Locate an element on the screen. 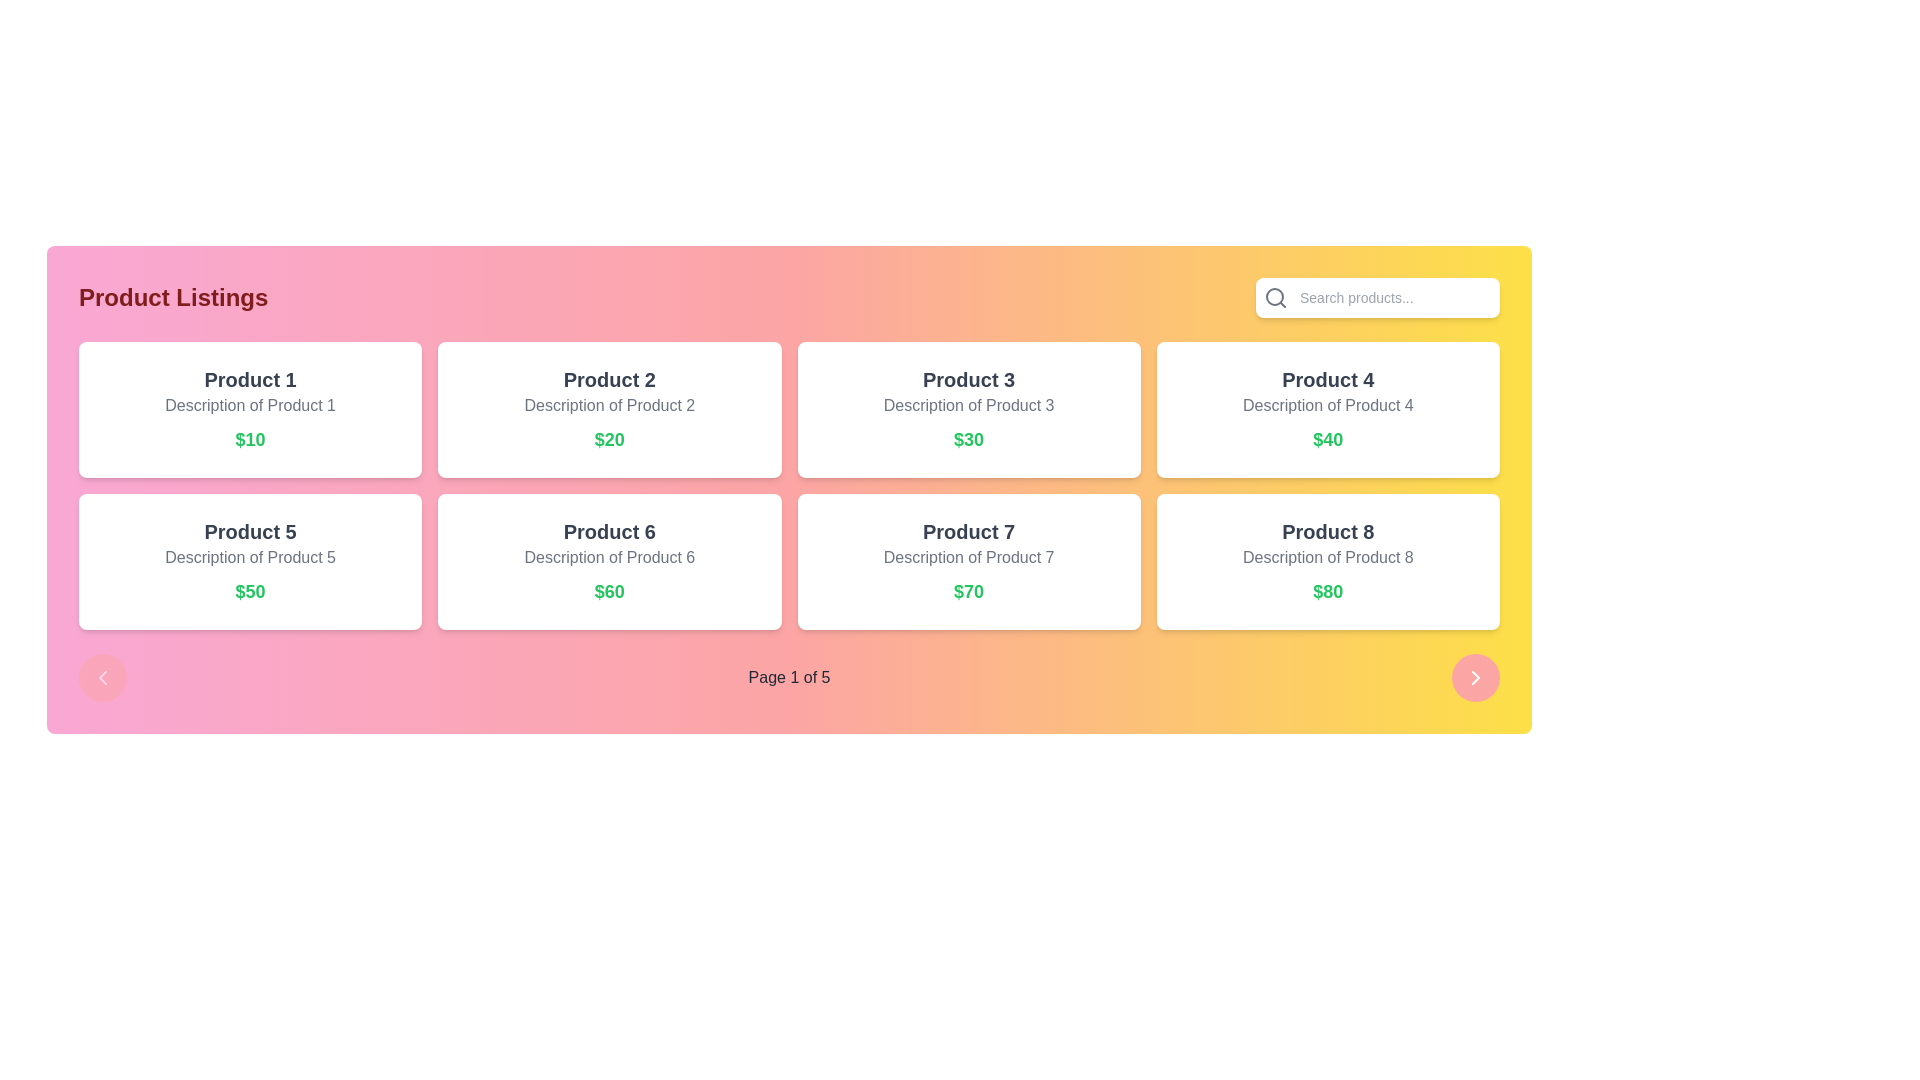  the static text label that contains 'Description of Product 2', which is located below the header 'Product 2' and above the price '$20' within the product card for 'Product 2' is located at coordinates (608, 405).